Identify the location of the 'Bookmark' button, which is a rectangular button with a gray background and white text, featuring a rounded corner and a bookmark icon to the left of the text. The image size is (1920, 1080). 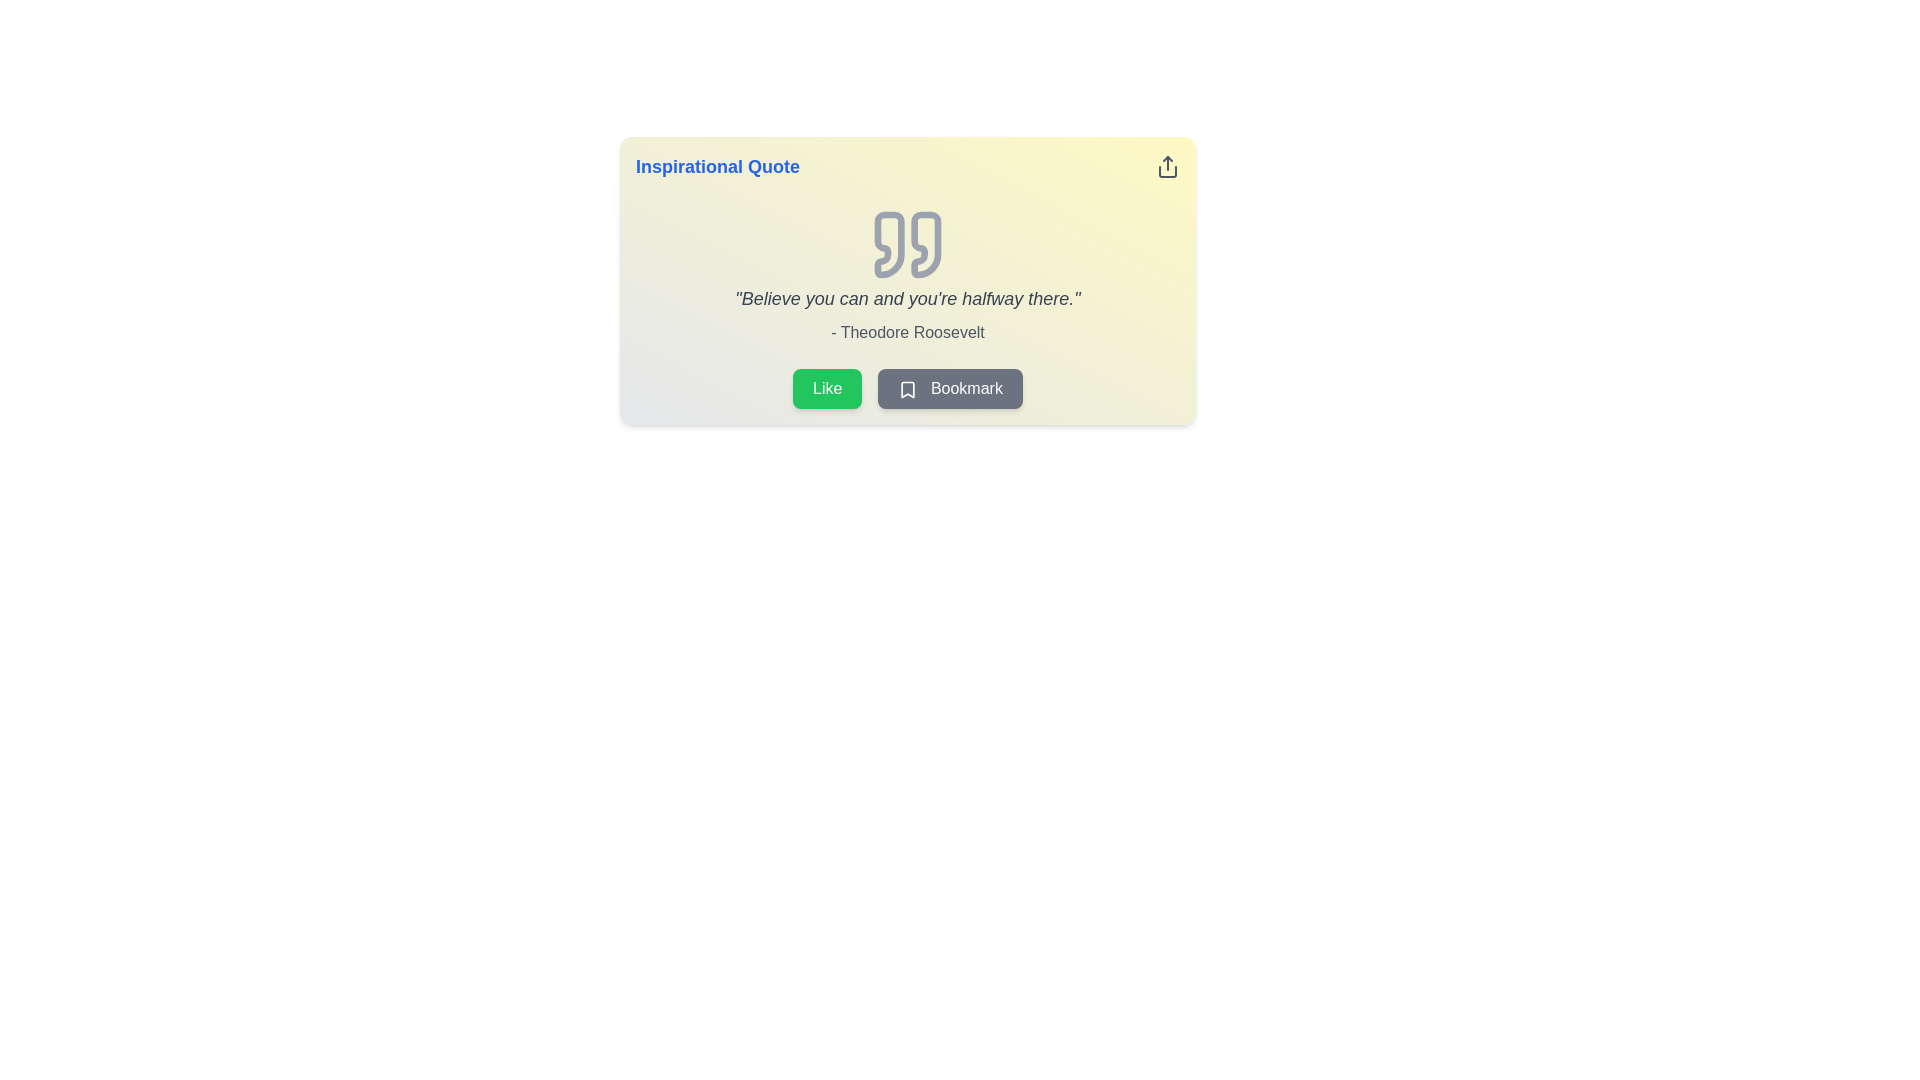
(949, 389).